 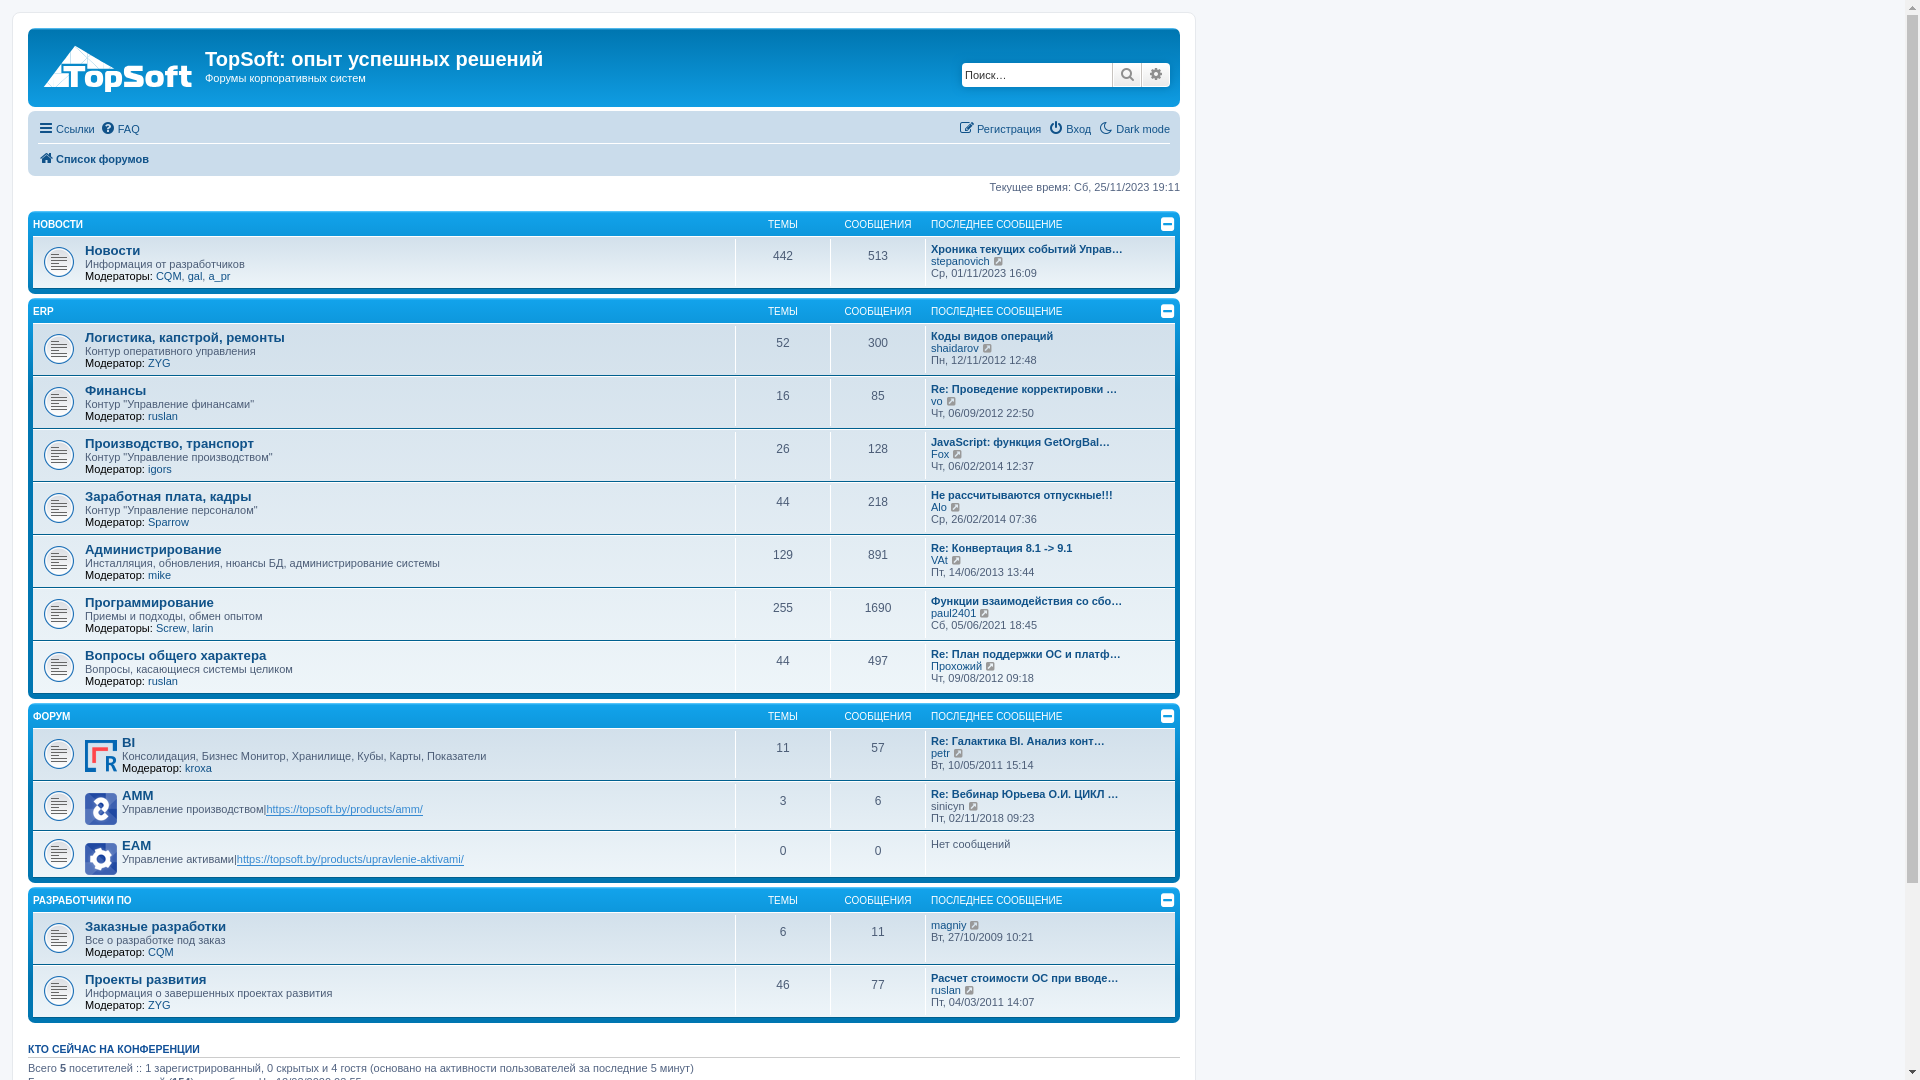 I want to click on 'FAQ', so click(x=119, y=128).